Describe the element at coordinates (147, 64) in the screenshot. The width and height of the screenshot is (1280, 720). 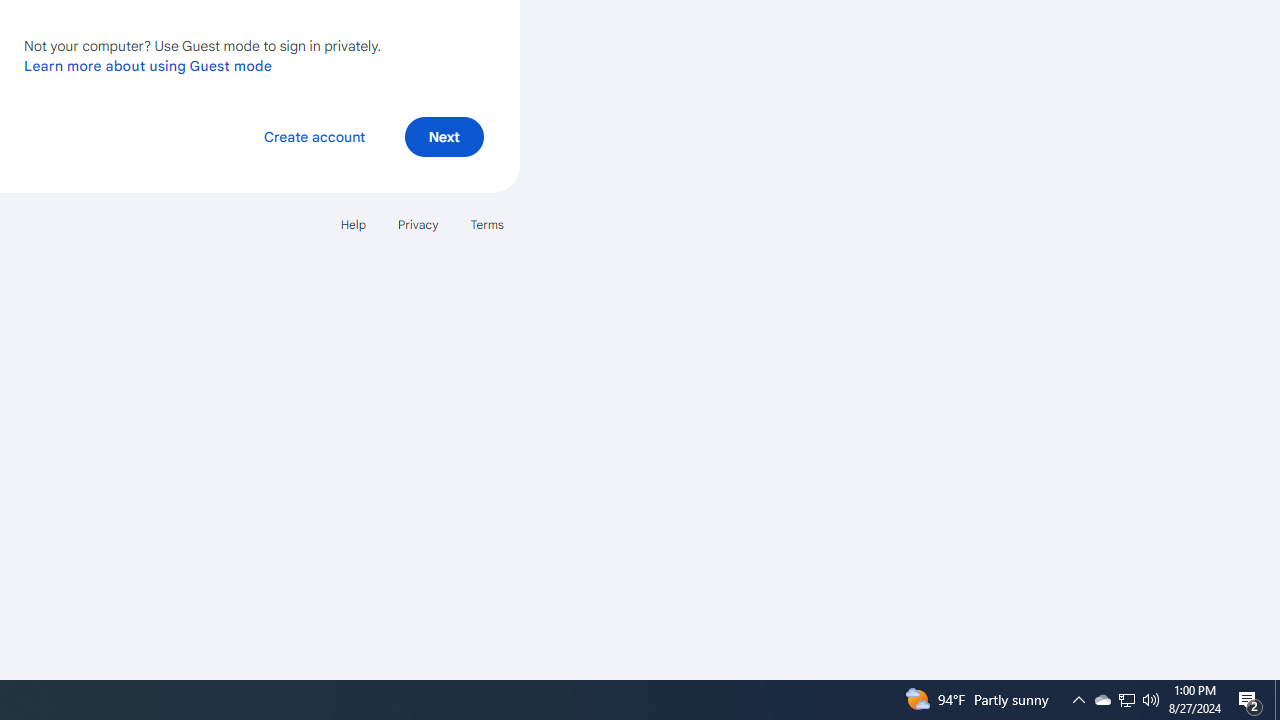
I see `'Learn more about using Guest mode'` at that location.